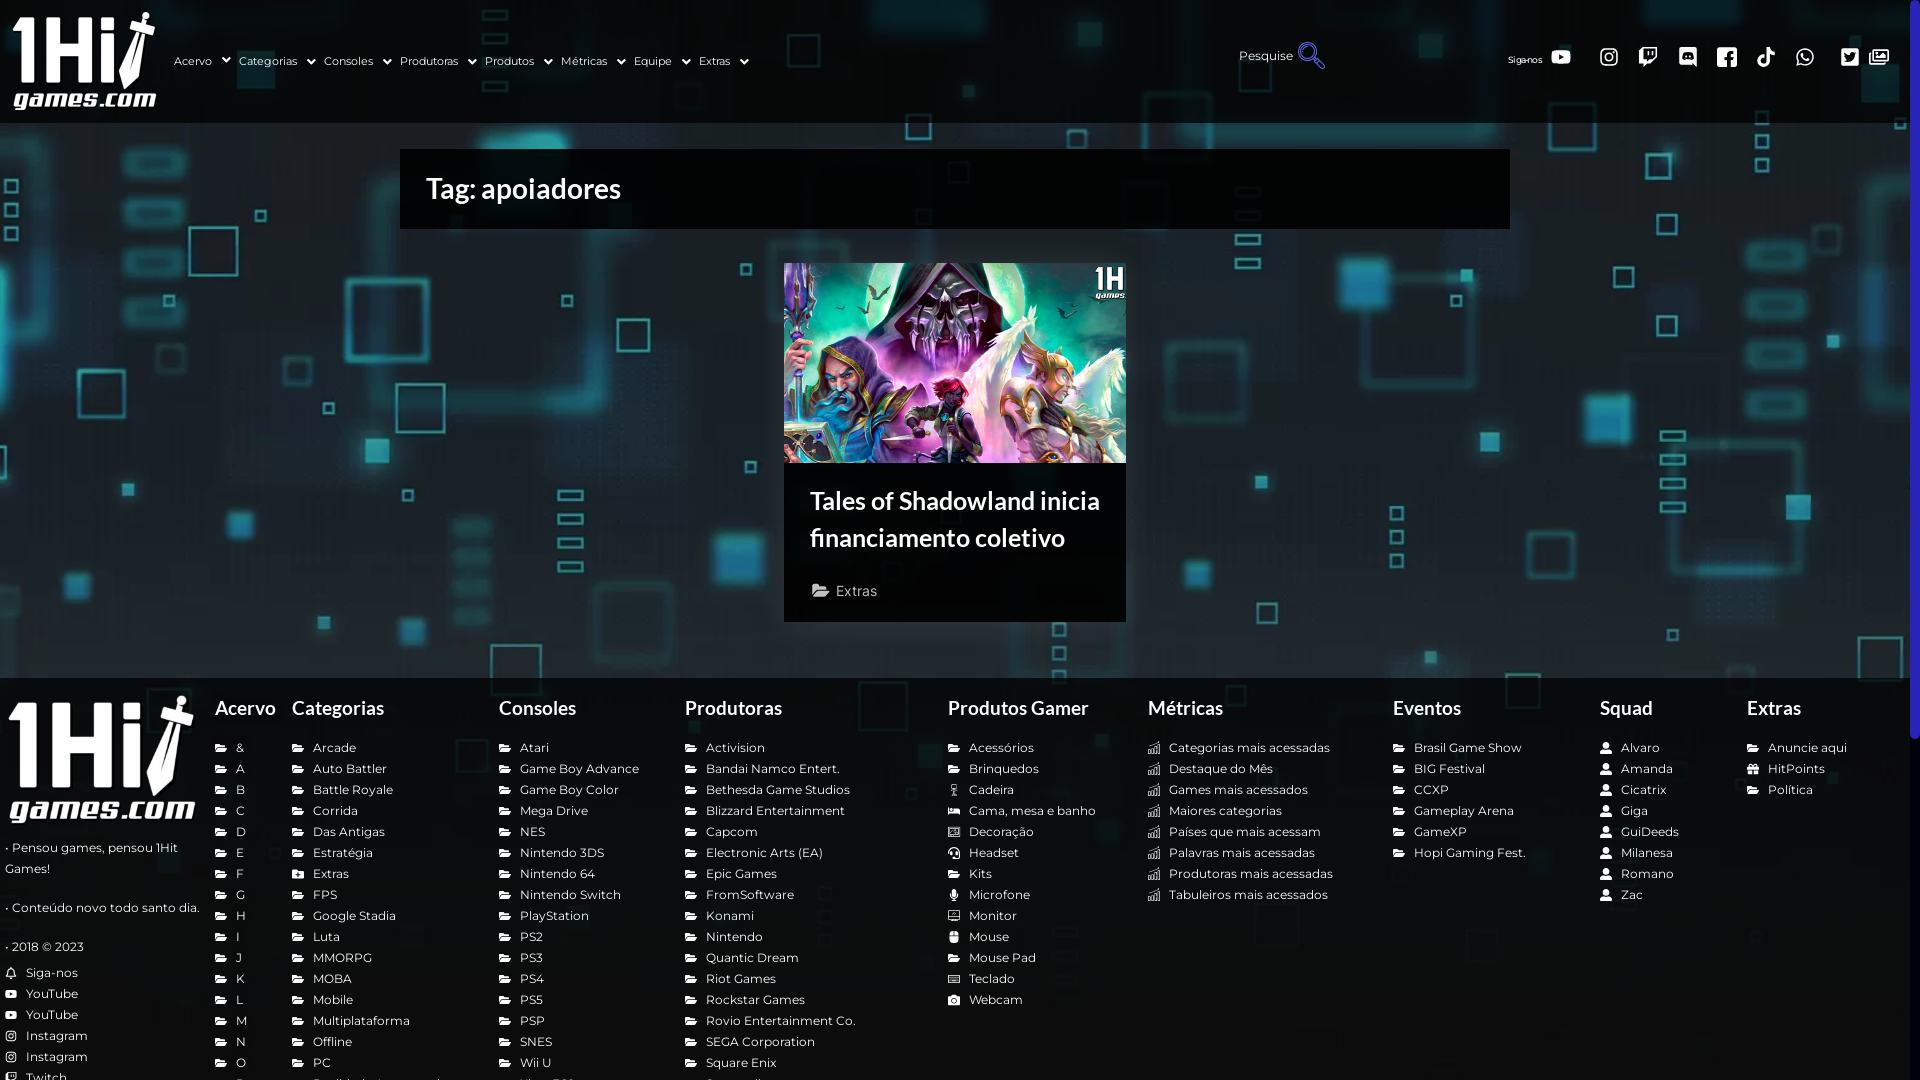 The height and width of the screenshot is (1080, 1920). I want to click on 'Produtos Gamer', so click(1018, 706).